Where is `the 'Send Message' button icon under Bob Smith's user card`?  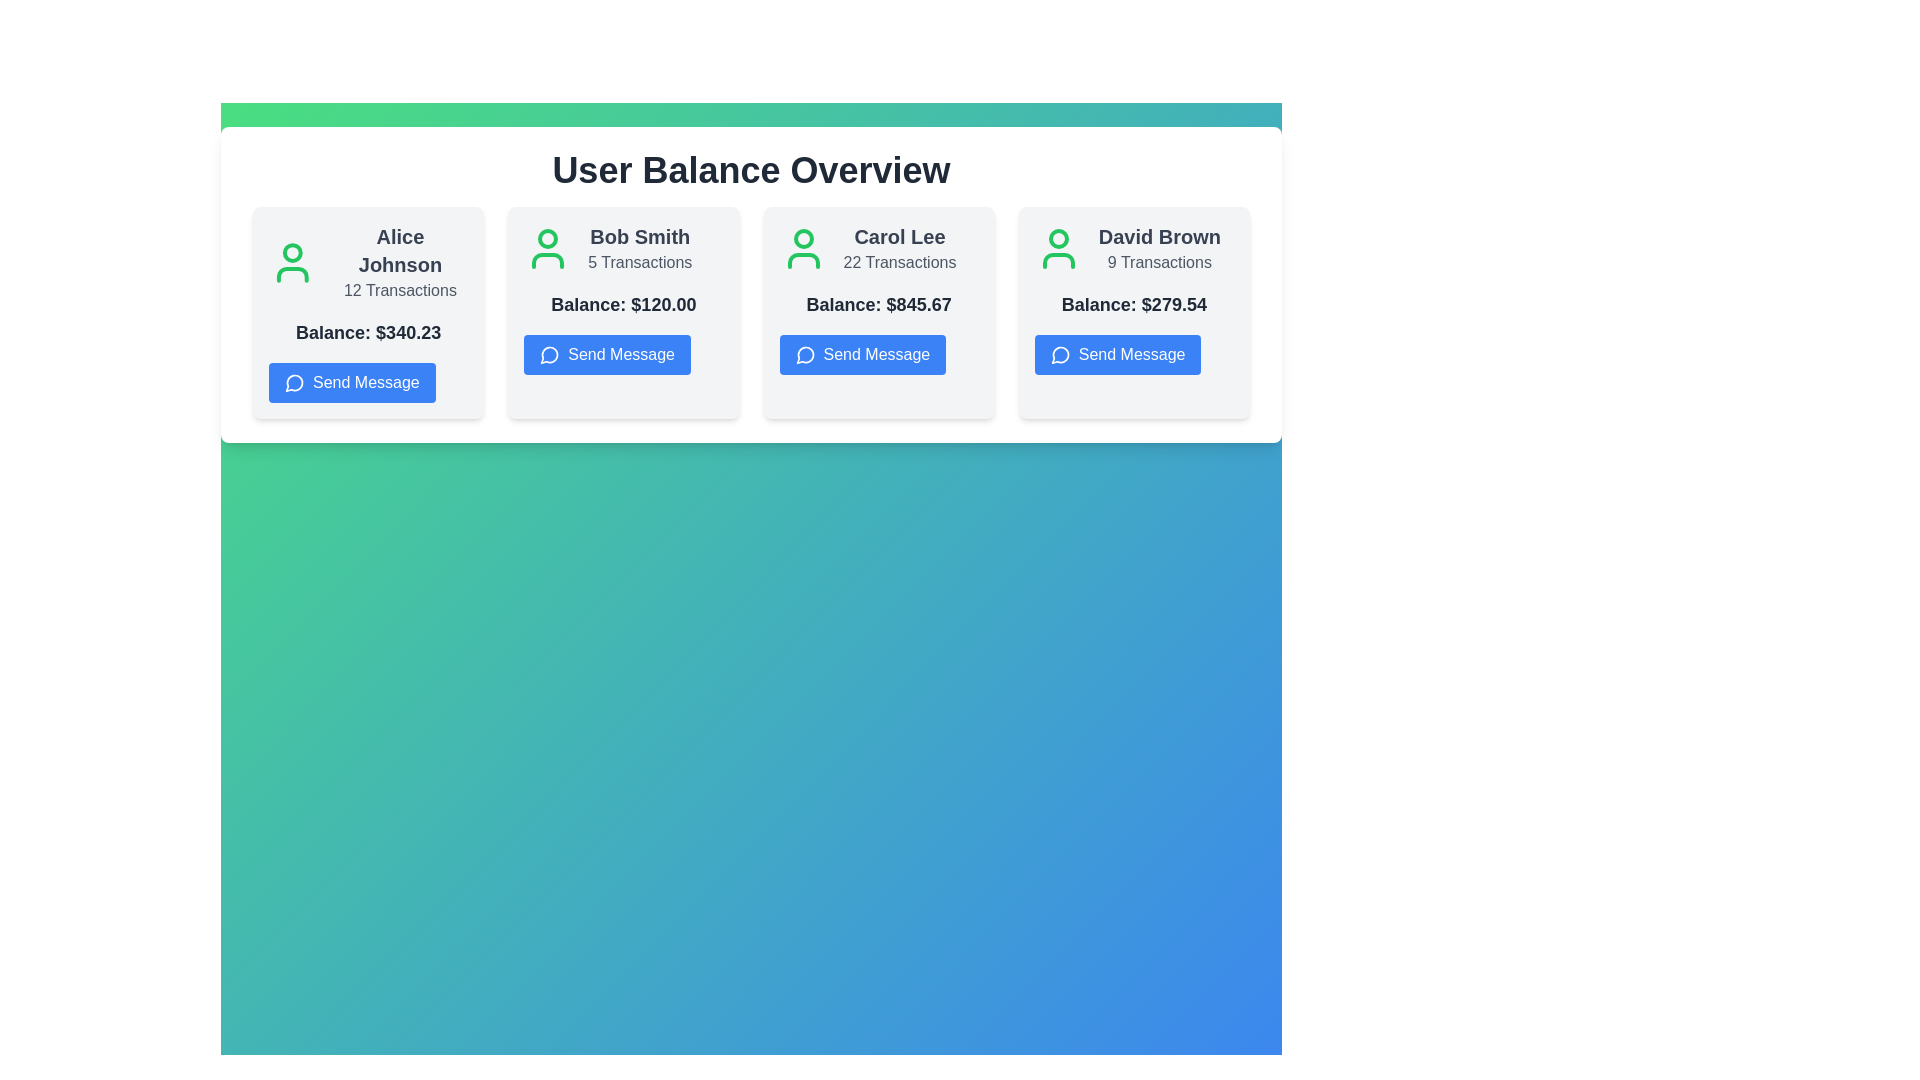 the 'Send Message' button icon under Bob Smith's user card is located at coordinates (550, 353).